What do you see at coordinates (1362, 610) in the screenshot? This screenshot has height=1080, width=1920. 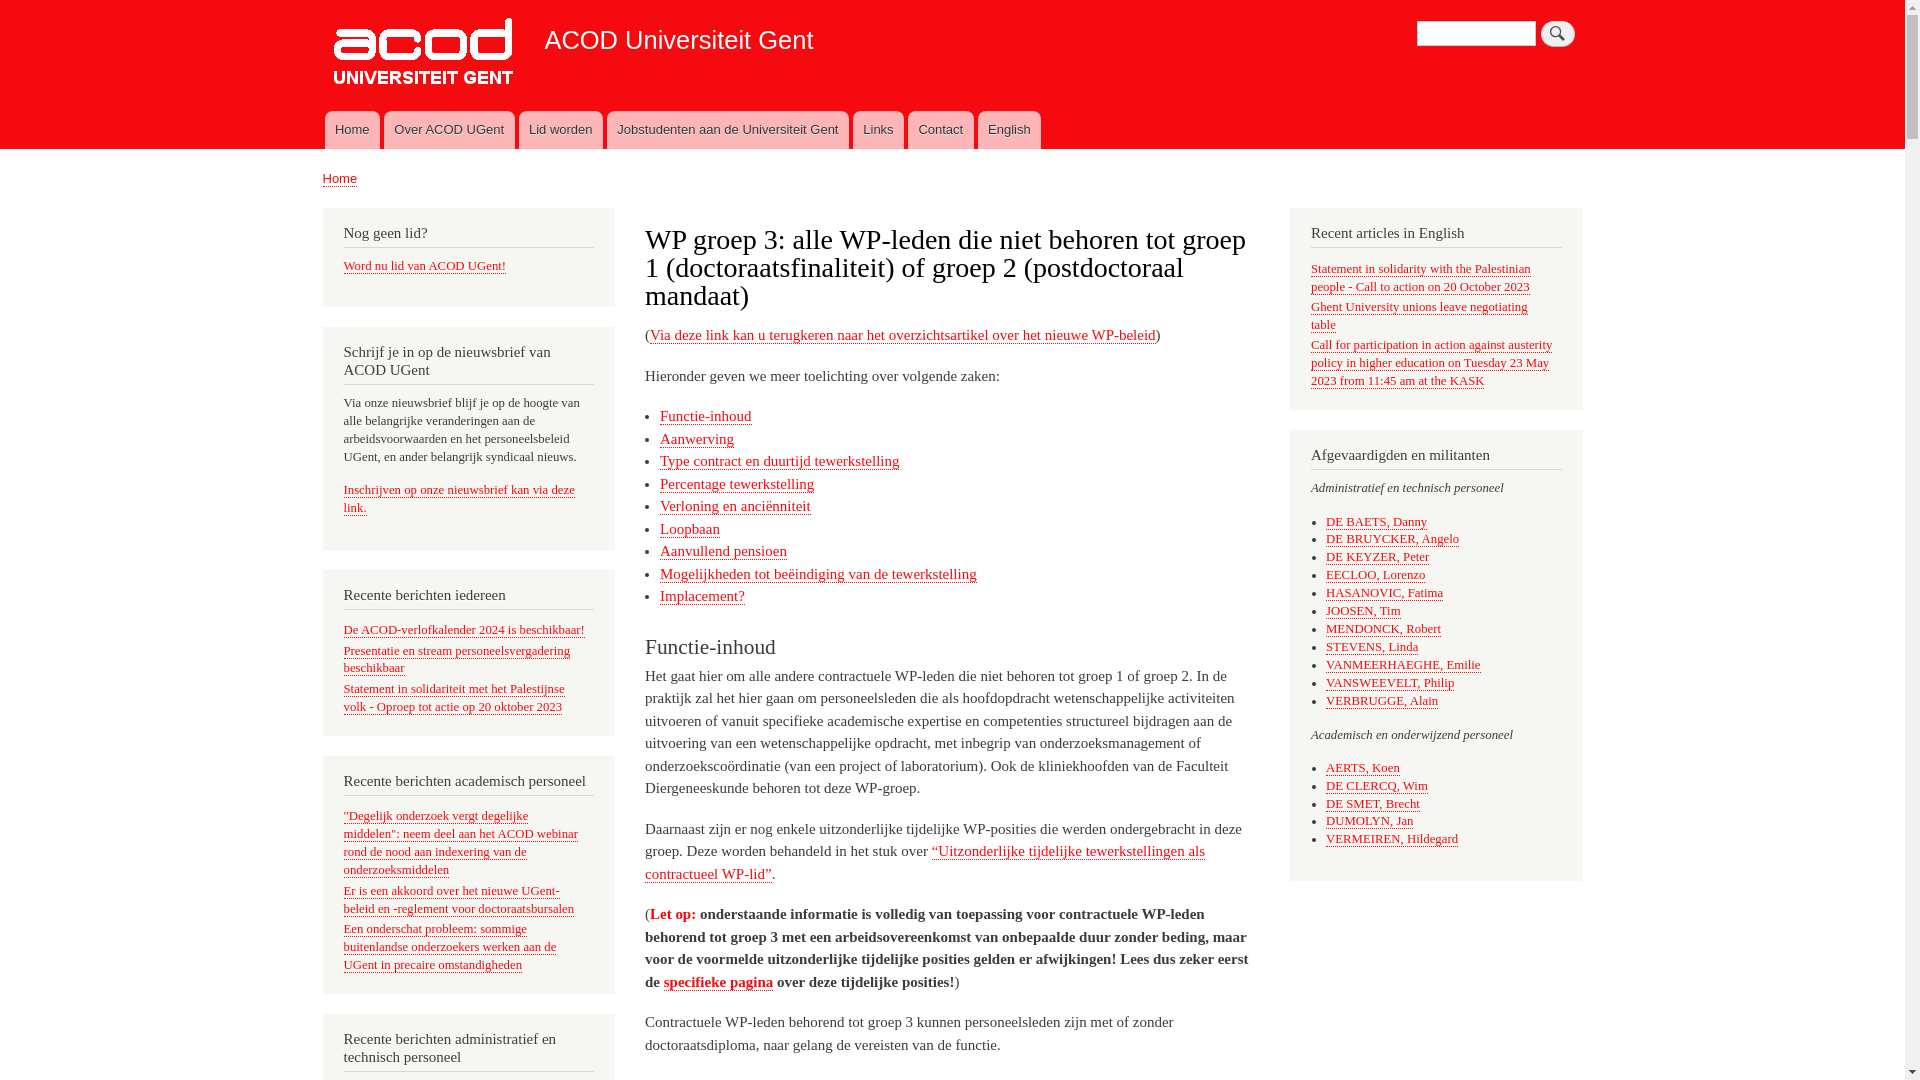 I see `'JOOSEN, Tim'` at bounding box center [1362, 610].